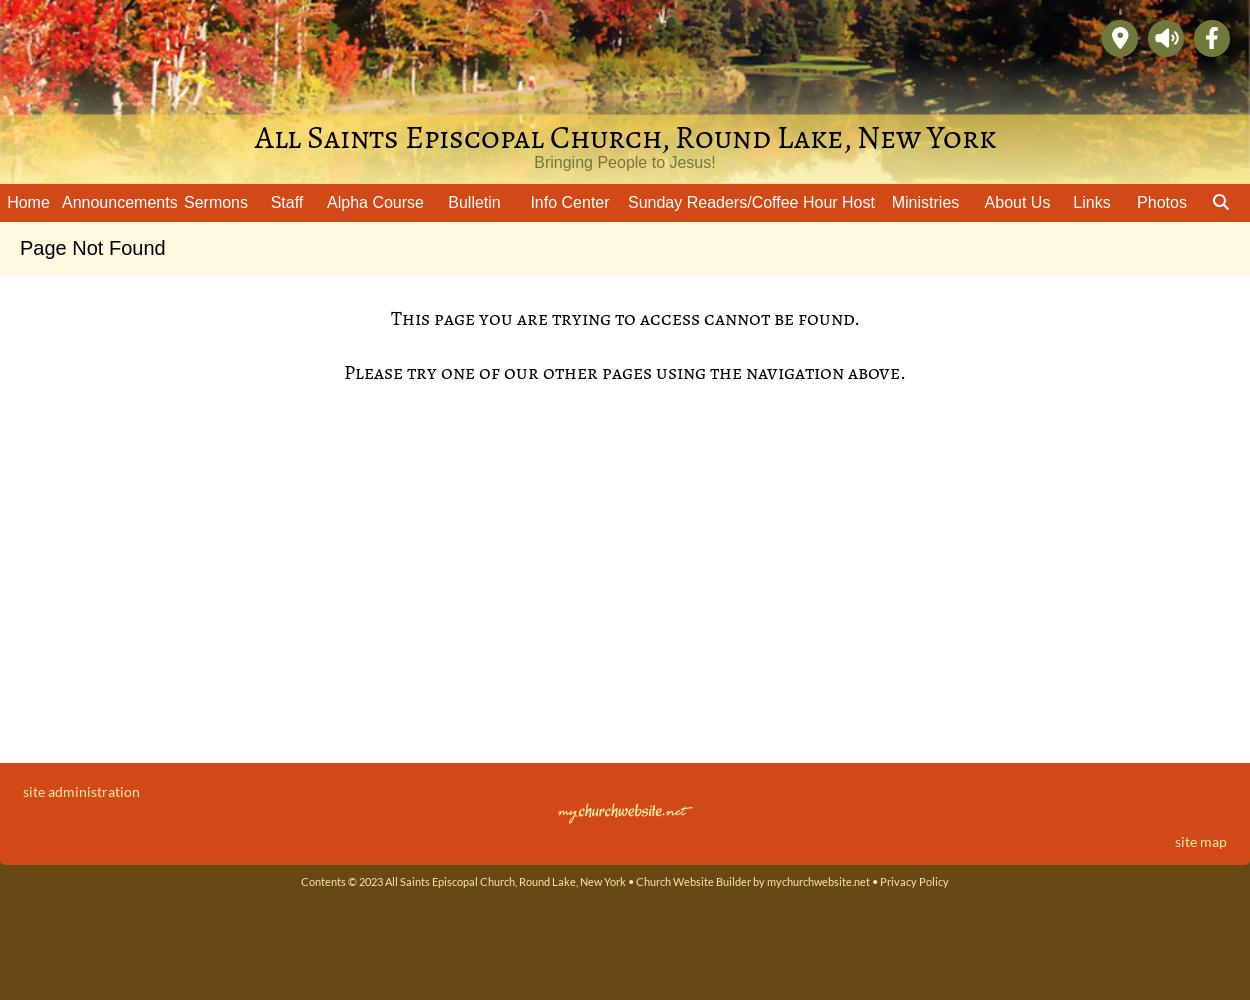  I want to click on 'Page Not Found', so click(20, 247).